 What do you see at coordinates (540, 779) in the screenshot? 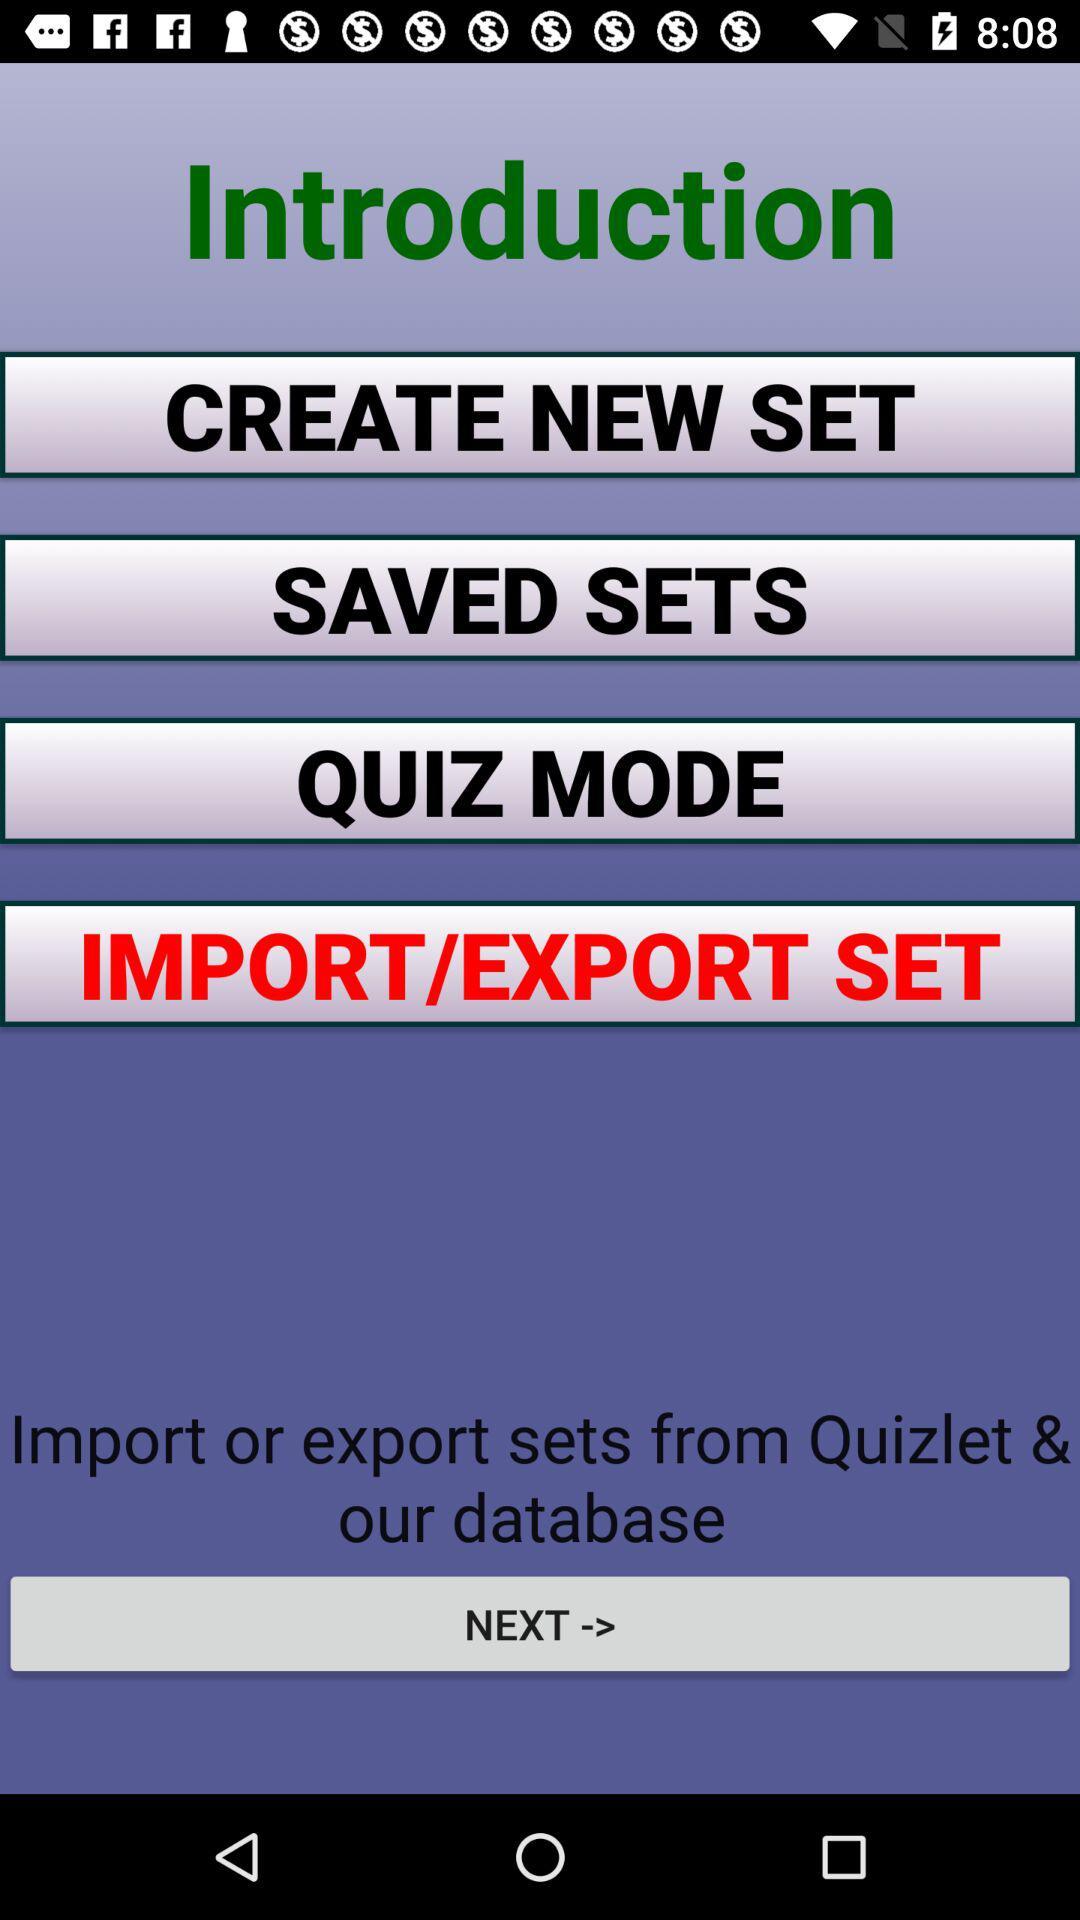
I see `quiz mode button` at bounding box center [540, 779].